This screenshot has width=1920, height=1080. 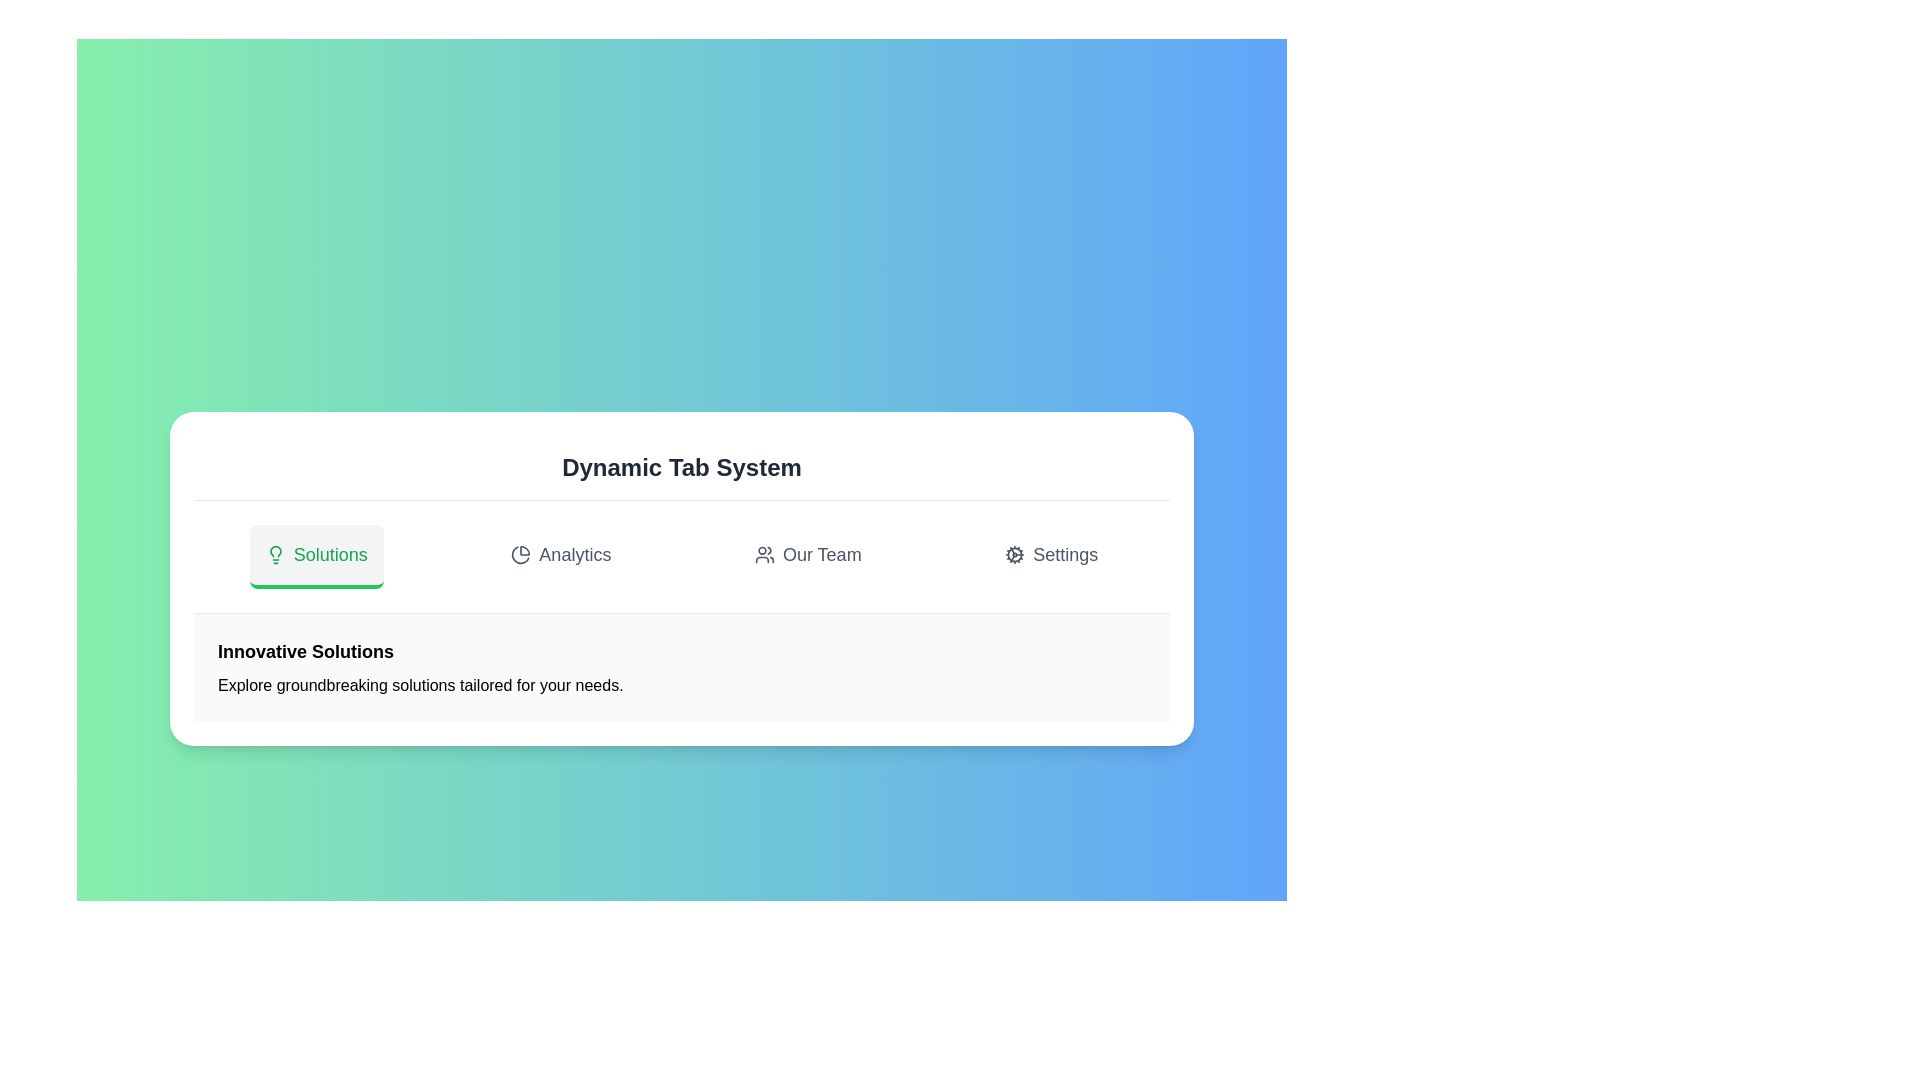 What do you see at coordinates (1015, 555) in the screenshot?
I see `the cogwheel icon, which is part of the settings section` at bounding box center [1015, 555].